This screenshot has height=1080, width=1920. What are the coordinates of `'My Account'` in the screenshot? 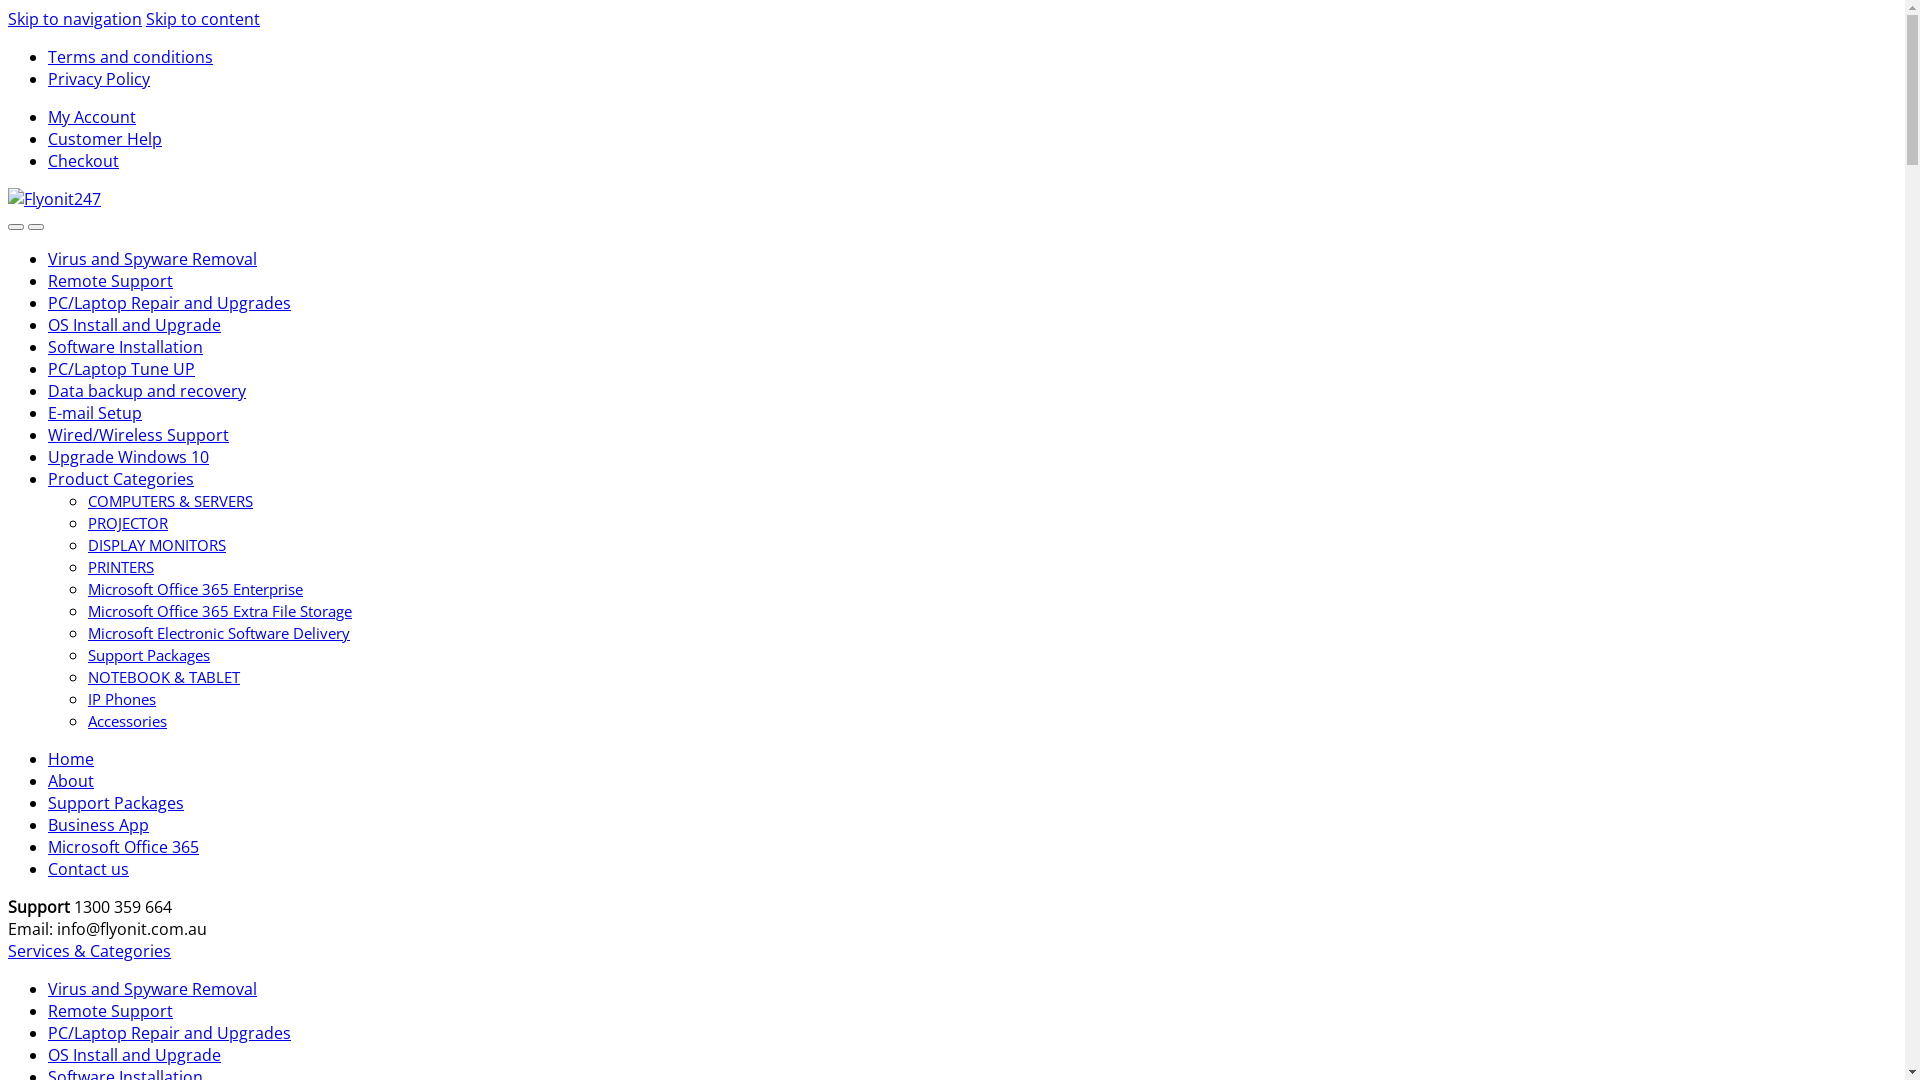 It's located at (90, 116).